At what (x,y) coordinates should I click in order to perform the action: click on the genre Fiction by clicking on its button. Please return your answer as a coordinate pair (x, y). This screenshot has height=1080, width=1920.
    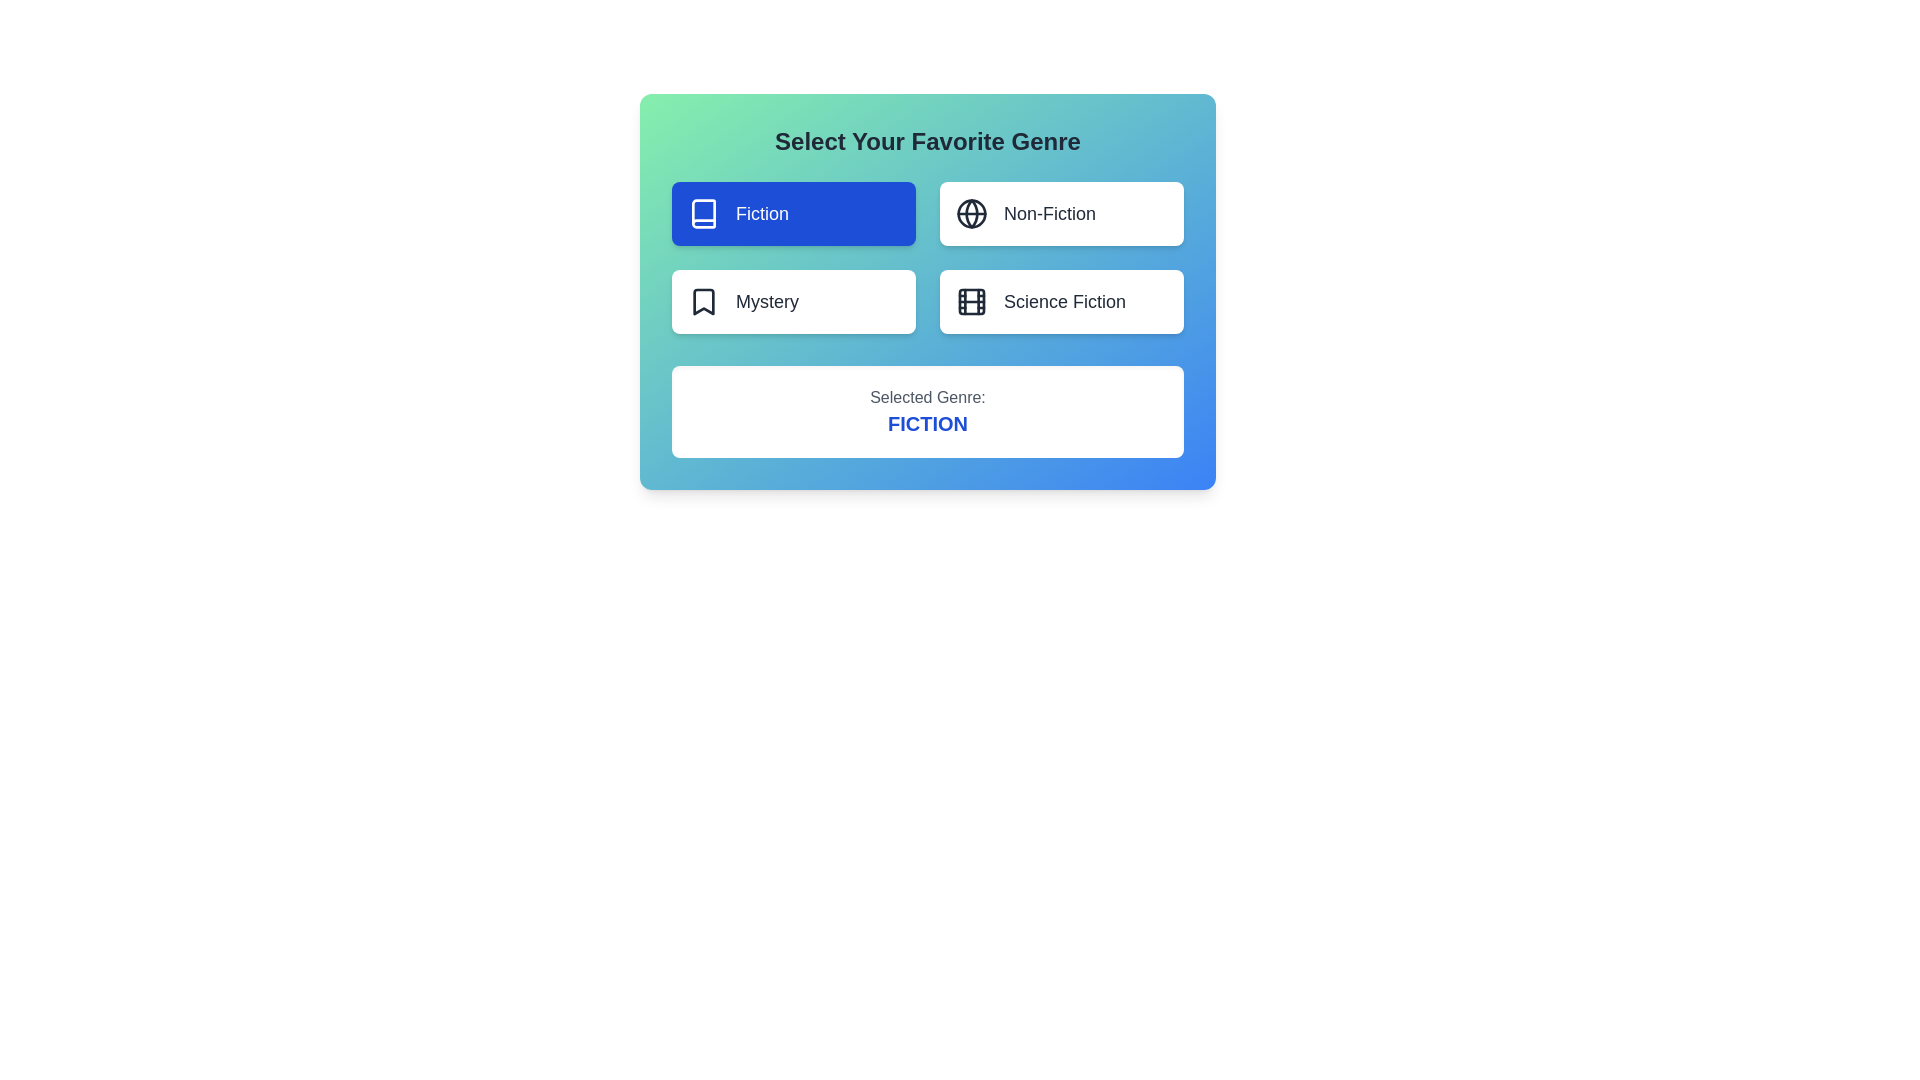
    Looking at the image, I should click on (792, 213).